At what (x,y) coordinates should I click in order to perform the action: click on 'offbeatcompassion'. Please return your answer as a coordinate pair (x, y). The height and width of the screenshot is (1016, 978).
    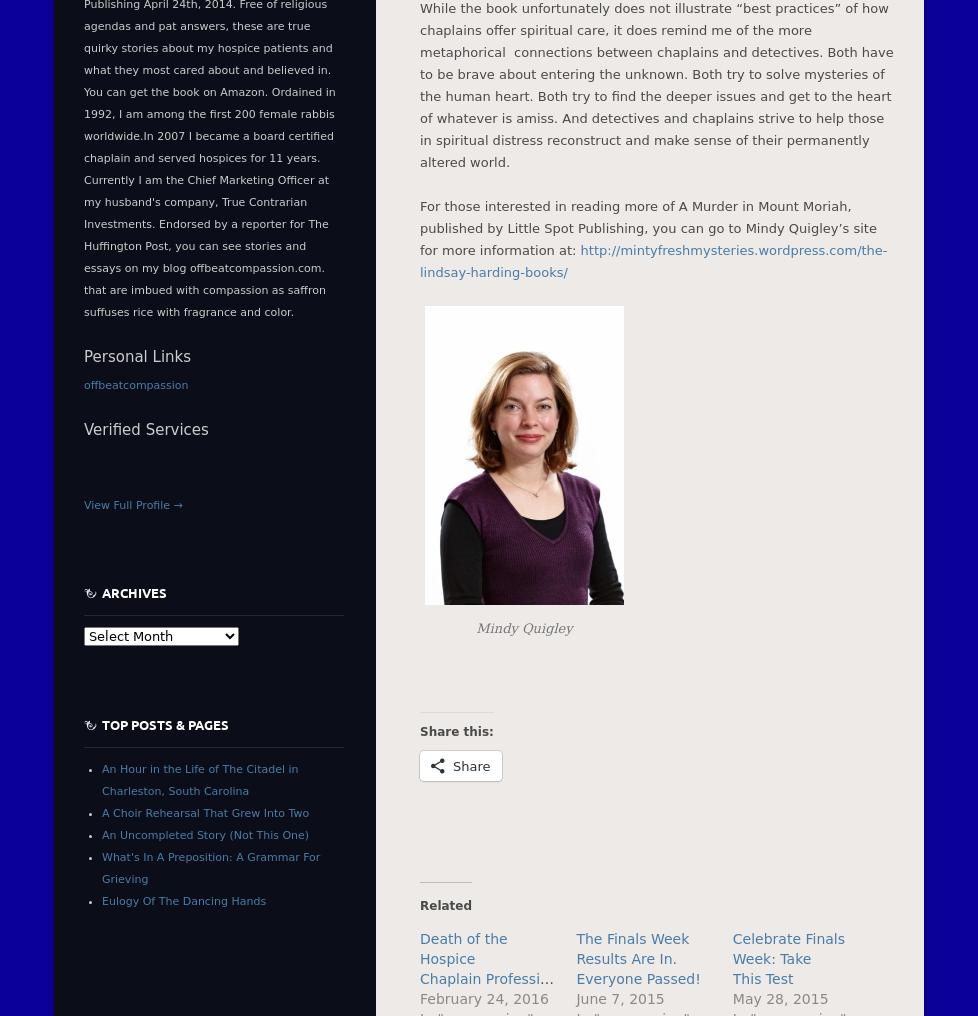
    Looking at the image, I should click on (136, 384).